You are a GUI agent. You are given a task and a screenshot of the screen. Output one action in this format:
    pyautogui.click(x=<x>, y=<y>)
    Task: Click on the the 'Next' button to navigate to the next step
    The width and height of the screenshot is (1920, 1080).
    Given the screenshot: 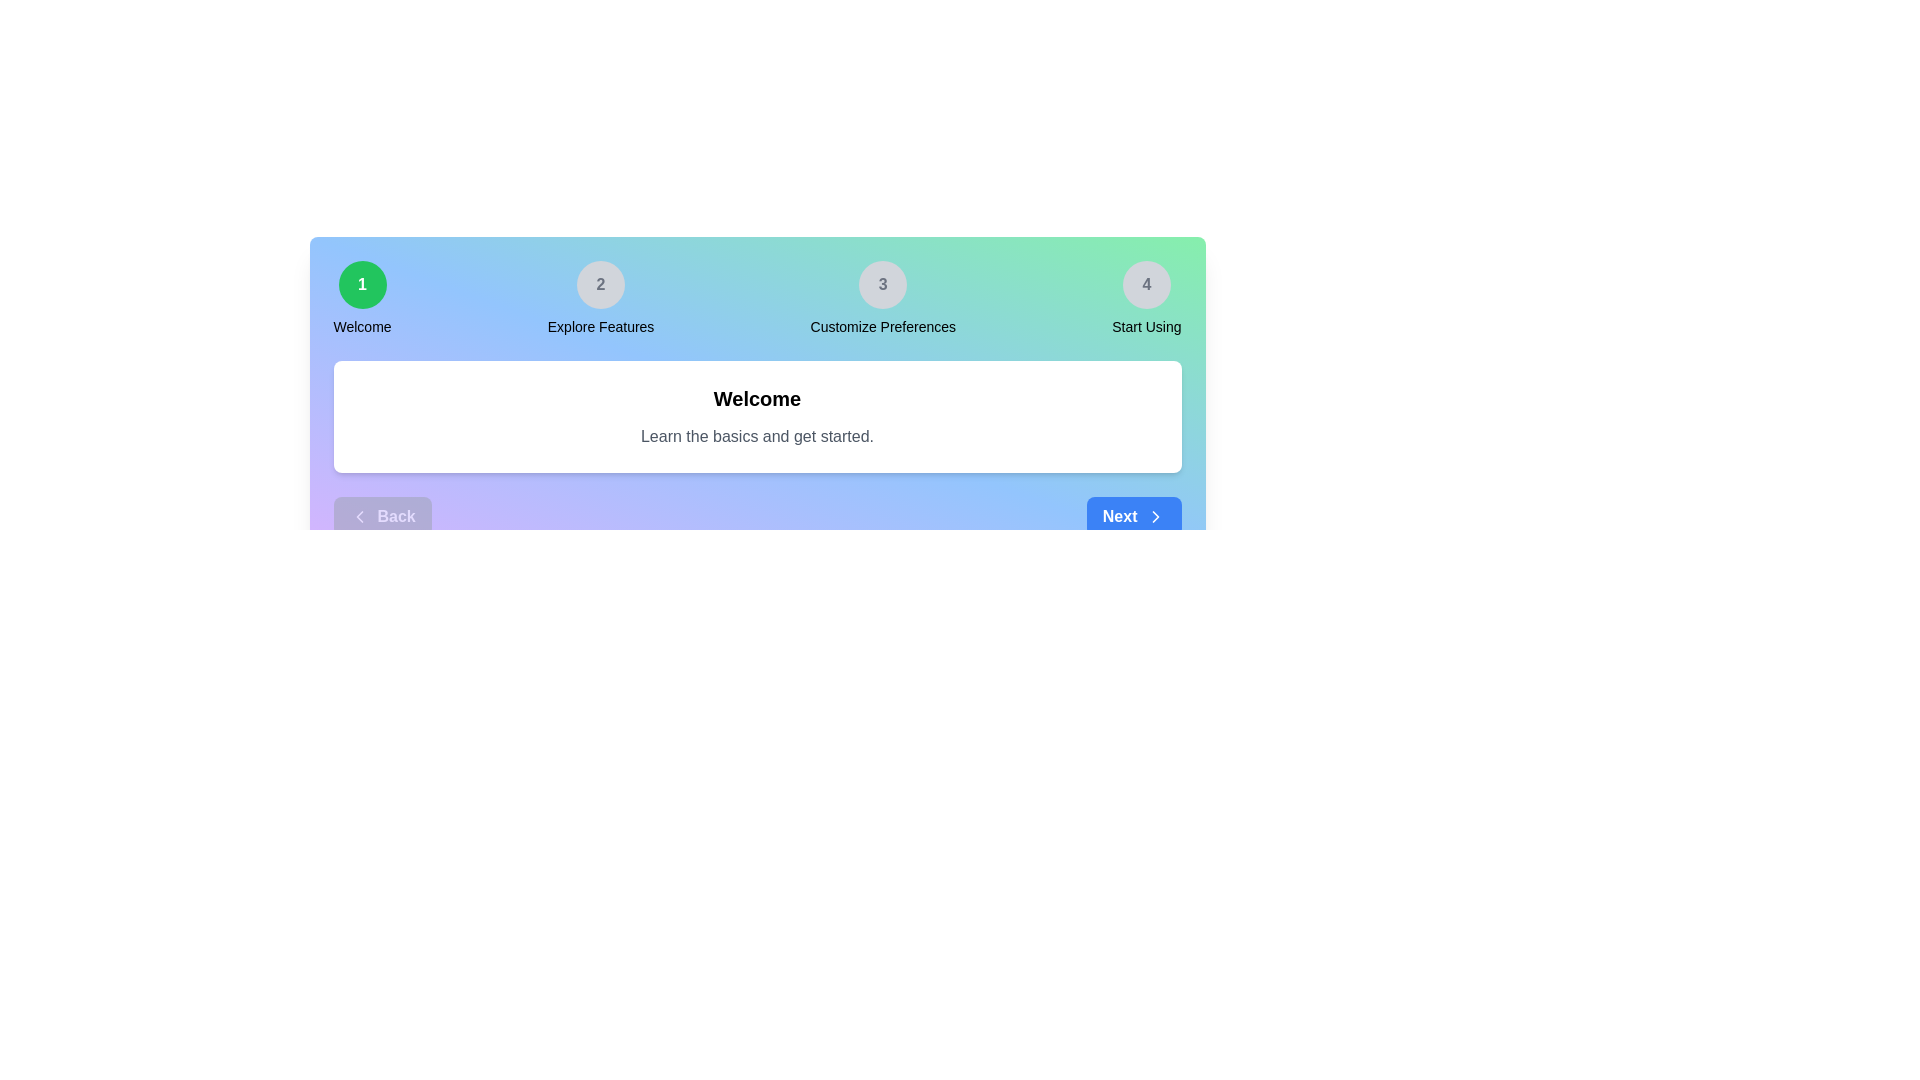 What is the action you would take?
    pyautogui.click(x=1133, y=515)
    